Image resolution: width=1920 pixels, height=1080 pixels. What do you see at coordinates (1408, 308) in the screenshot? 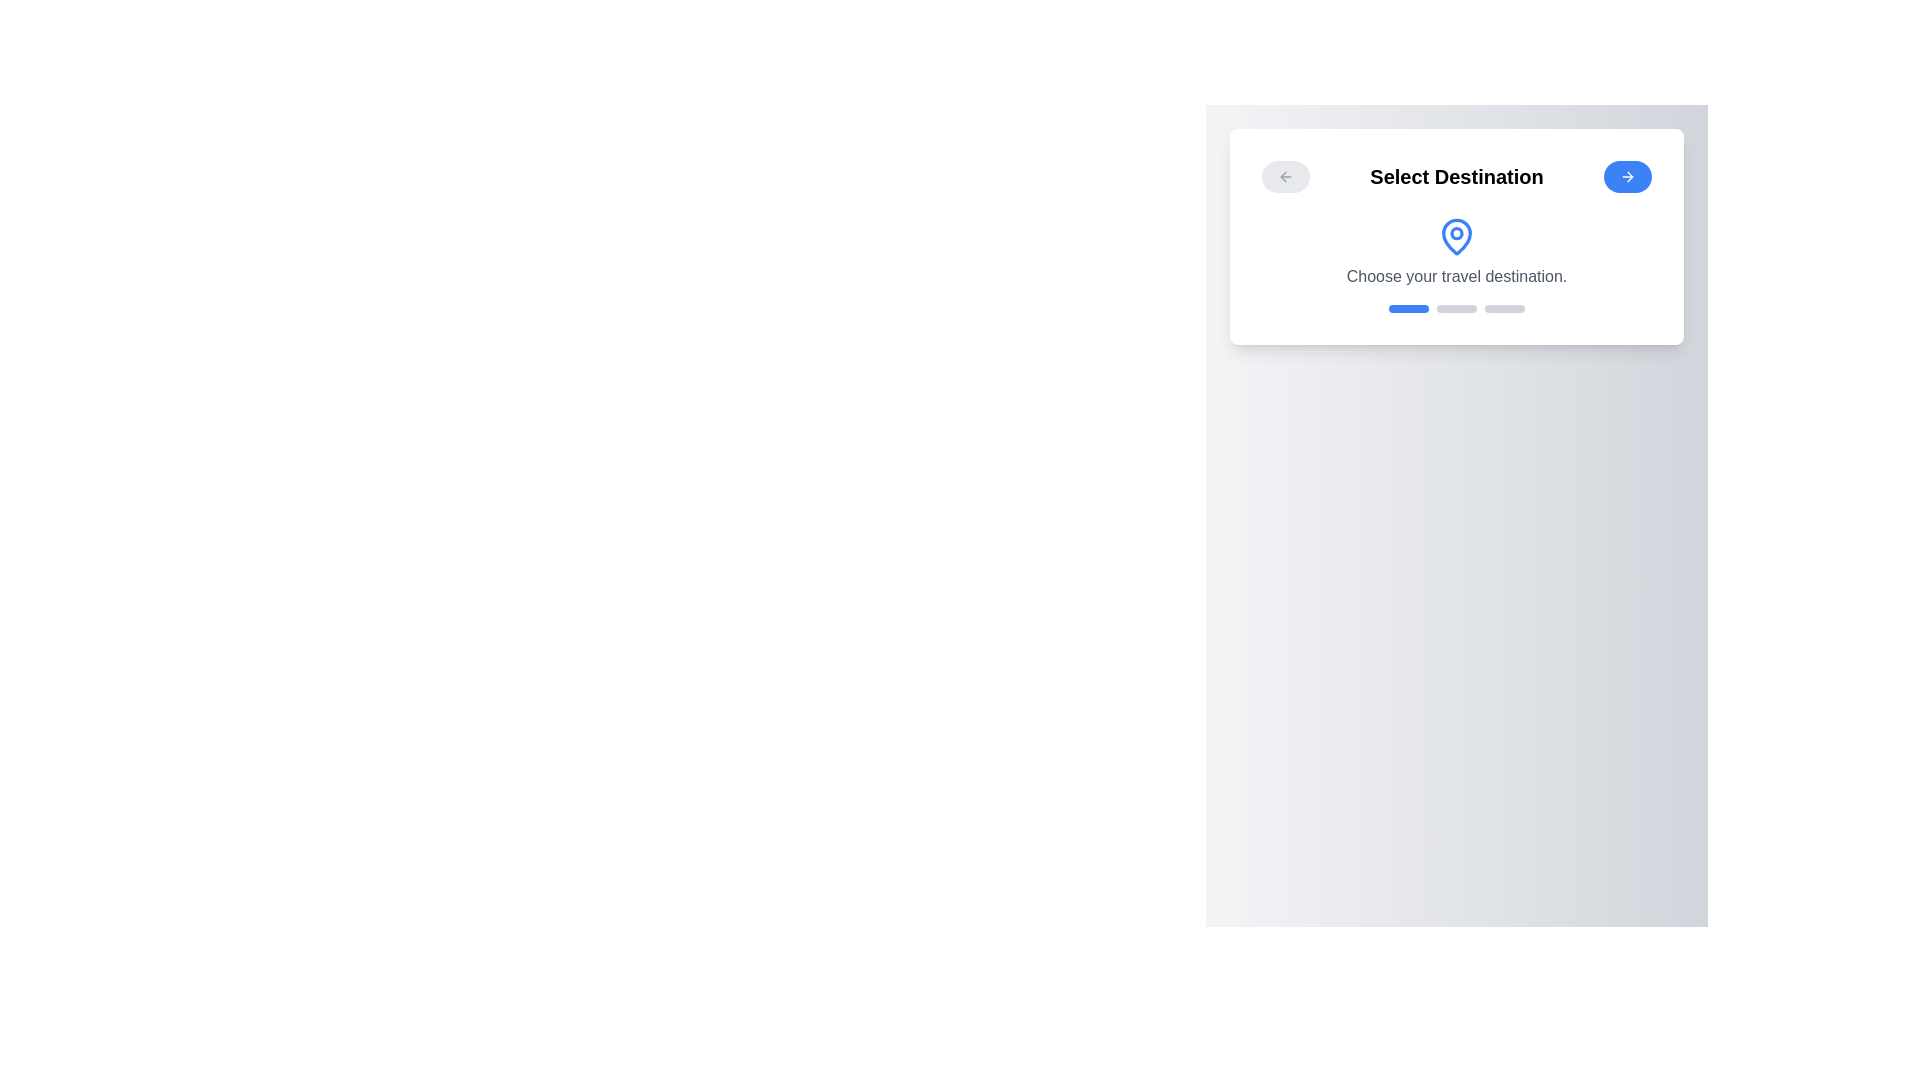
I see `the leftmost progress indicator bar with a blue background below the text 'Choose your travel destination' for progress indication` at bounding box center [1408, 308].